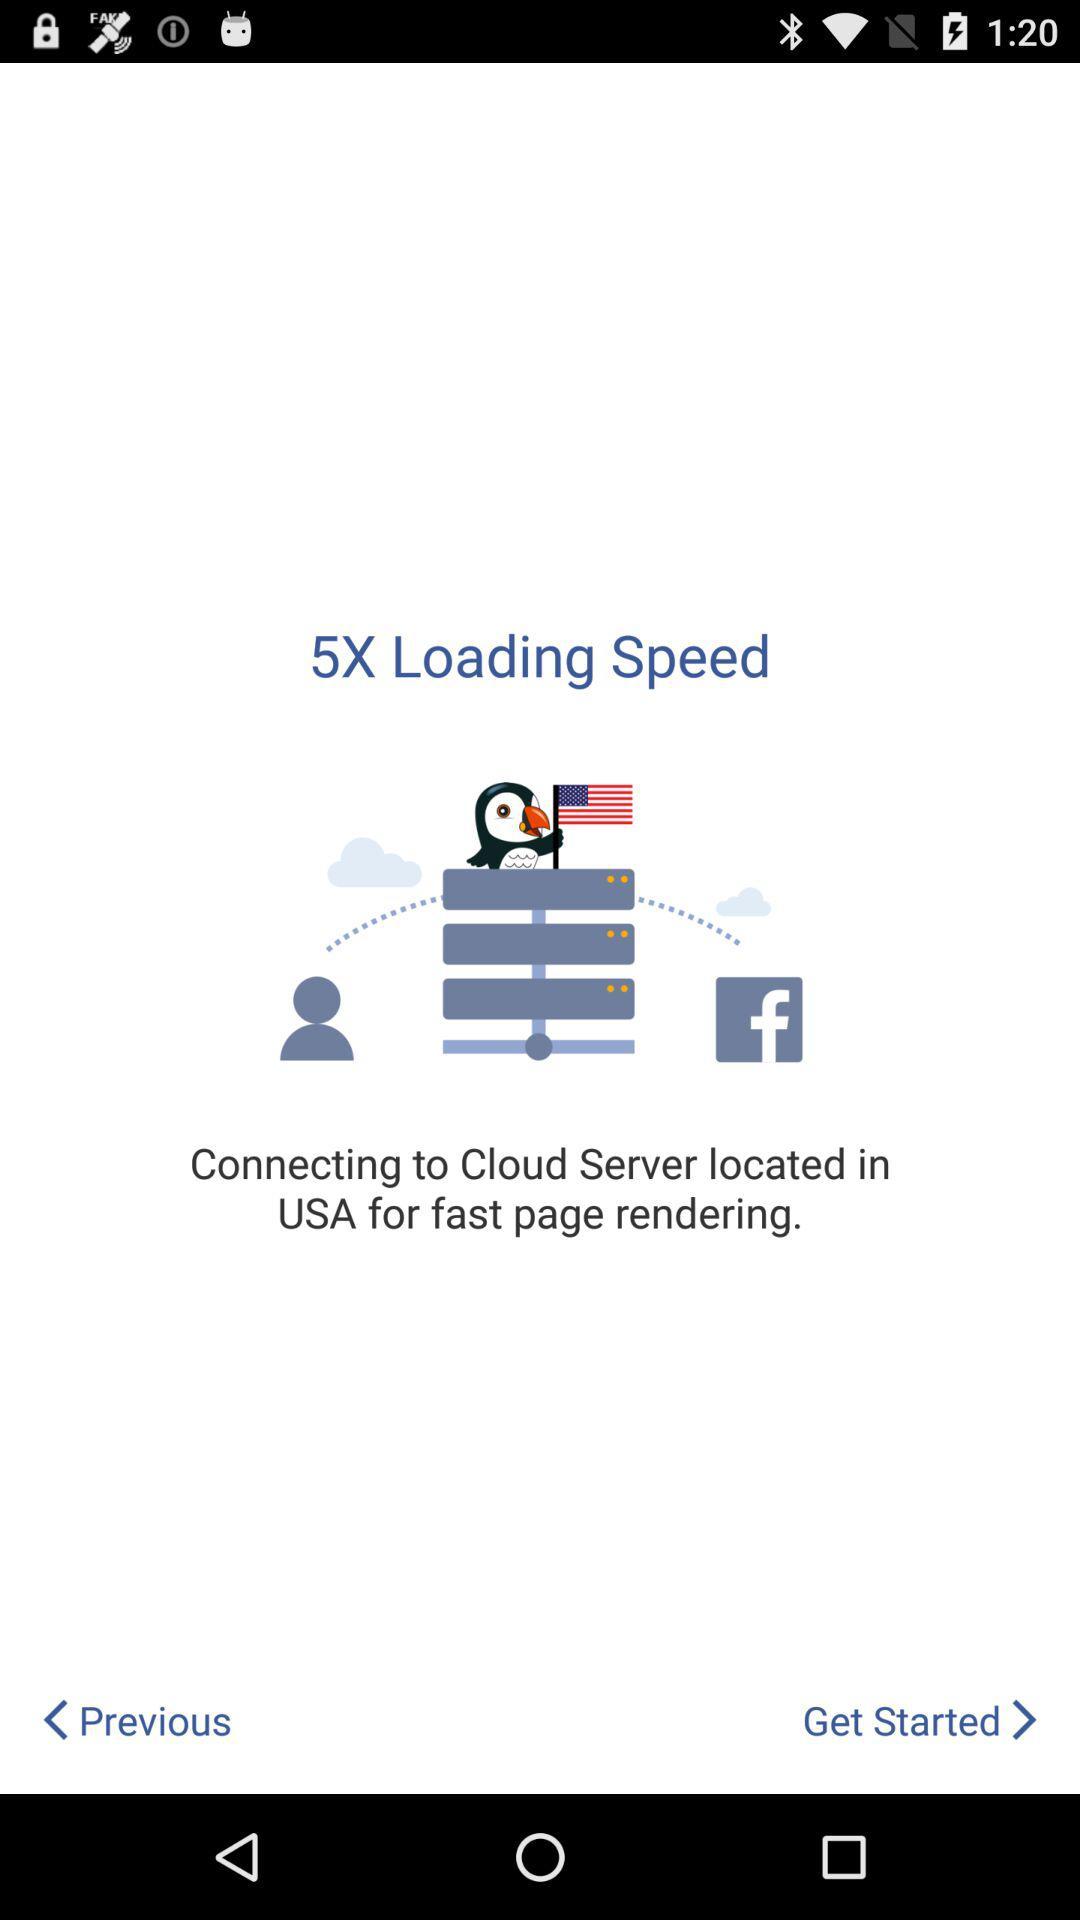  I want to click on item below the connecting to cloud icon, so click(135, 1719).